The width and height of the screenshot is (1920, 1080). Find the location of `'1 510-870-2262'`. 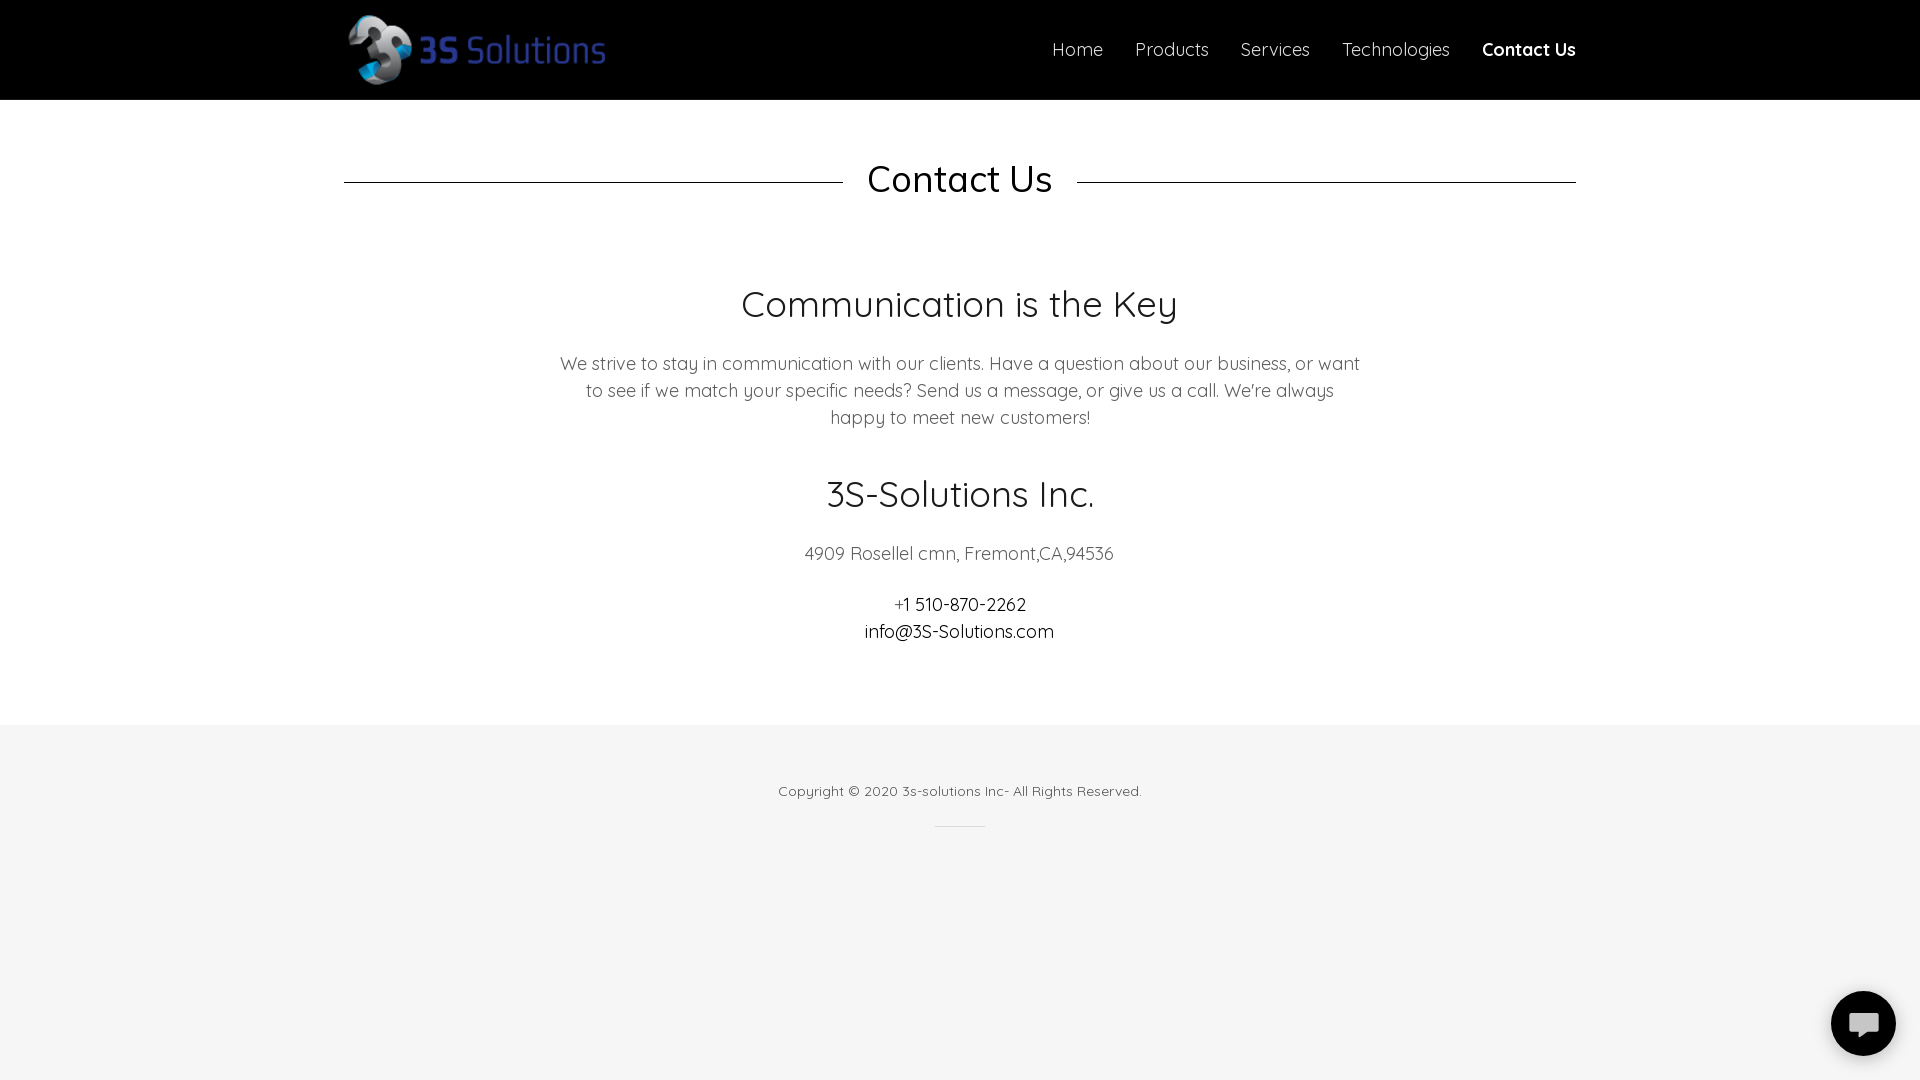

'1 510-870-2262' is located at coordinates (964, 603).